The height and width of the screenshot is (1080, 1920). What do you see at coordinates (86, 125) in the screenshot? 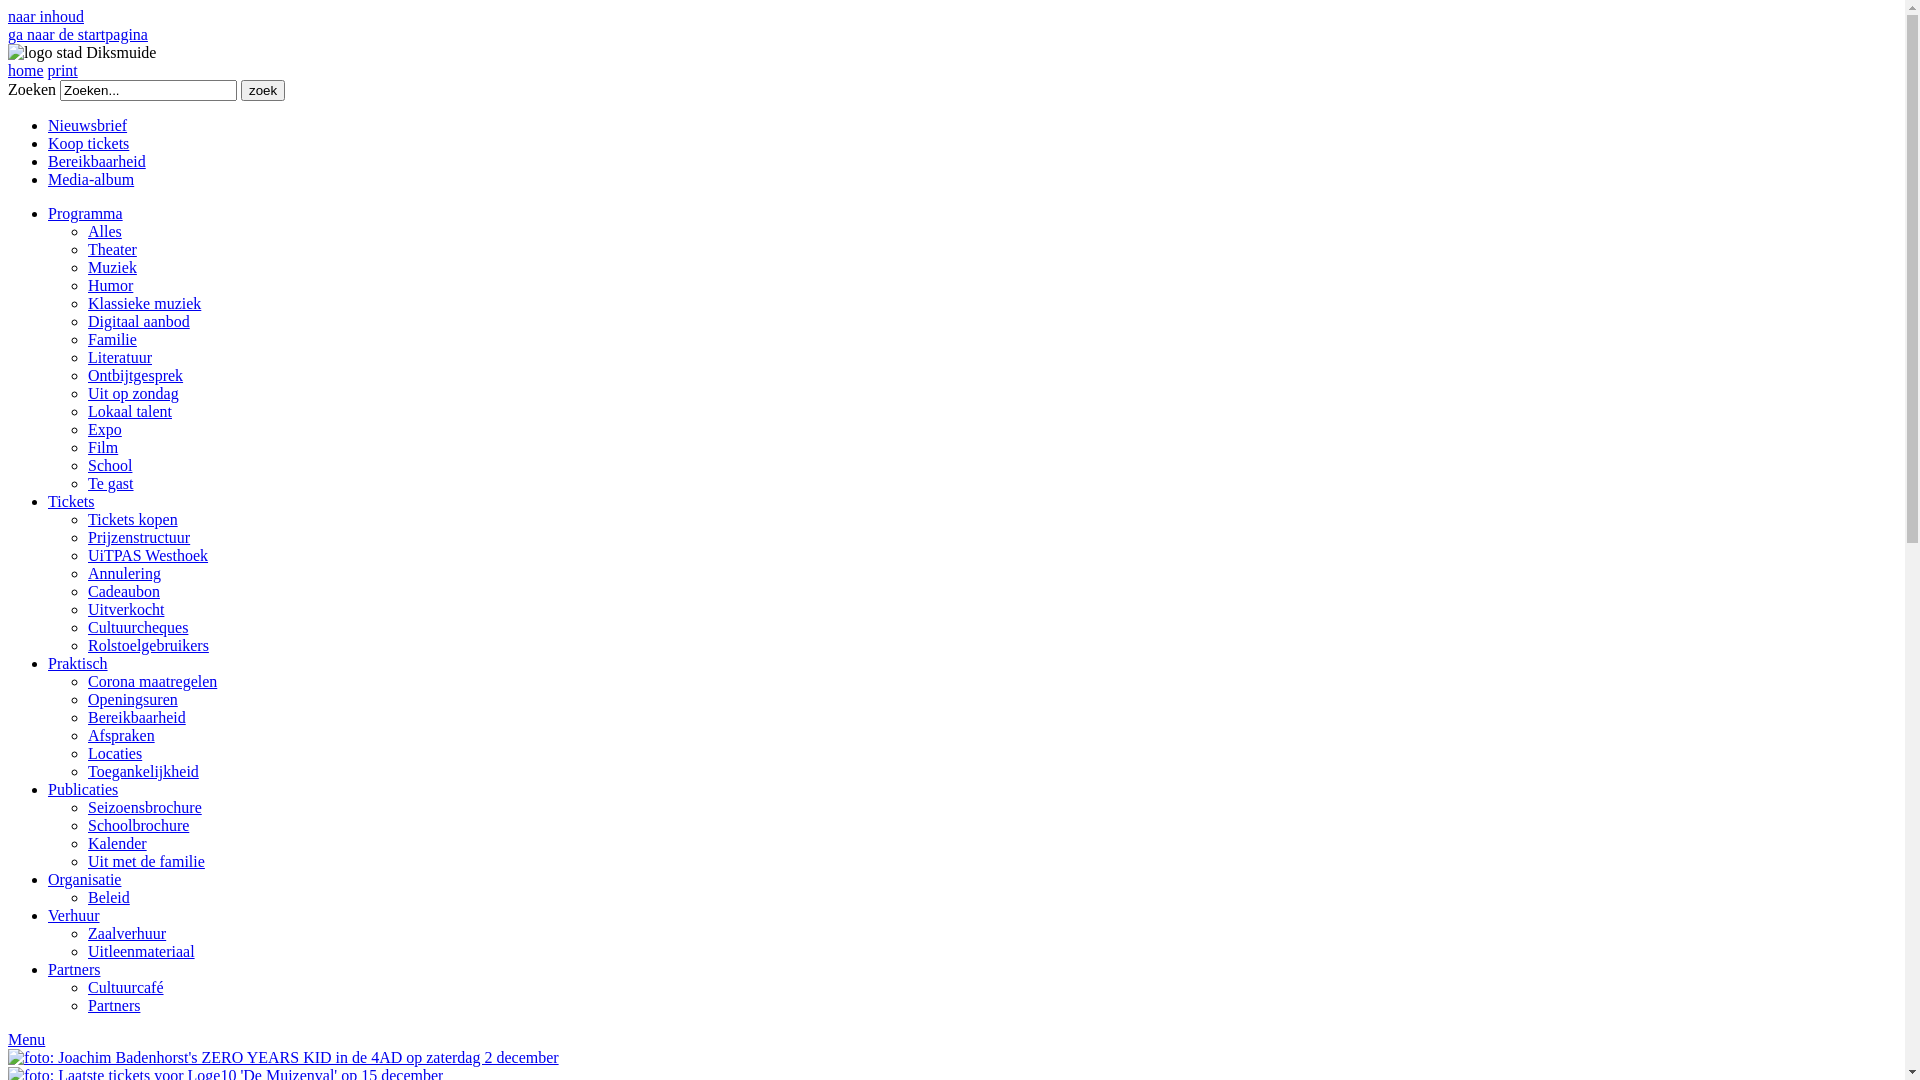
I see `'Nieuwsbrief'` at bounding box center [86, 125].